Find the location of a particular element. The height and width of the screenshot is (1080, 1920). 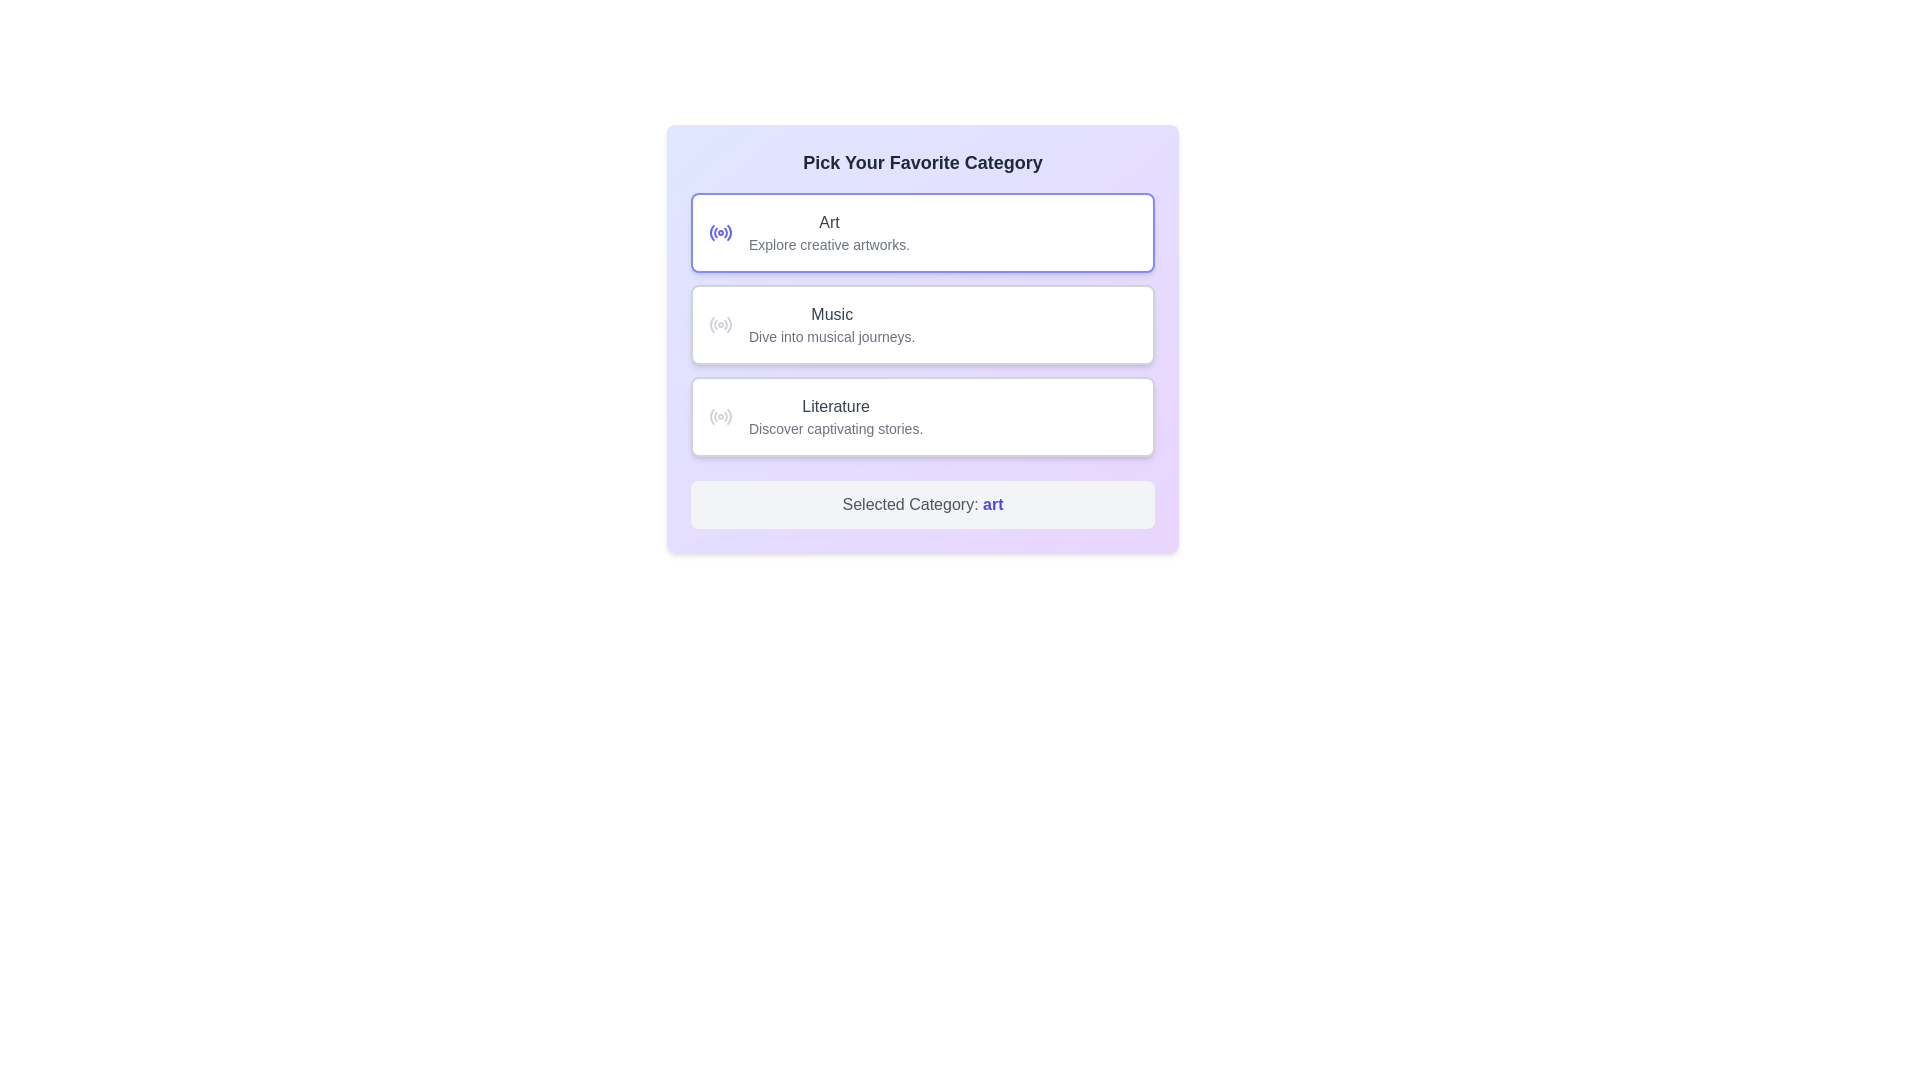

the text label that reads 'Discover captivating stories.' located below the main title 'Literature' in the 'Pick Your Favorite Category' section is located at coordinates (836, 427).